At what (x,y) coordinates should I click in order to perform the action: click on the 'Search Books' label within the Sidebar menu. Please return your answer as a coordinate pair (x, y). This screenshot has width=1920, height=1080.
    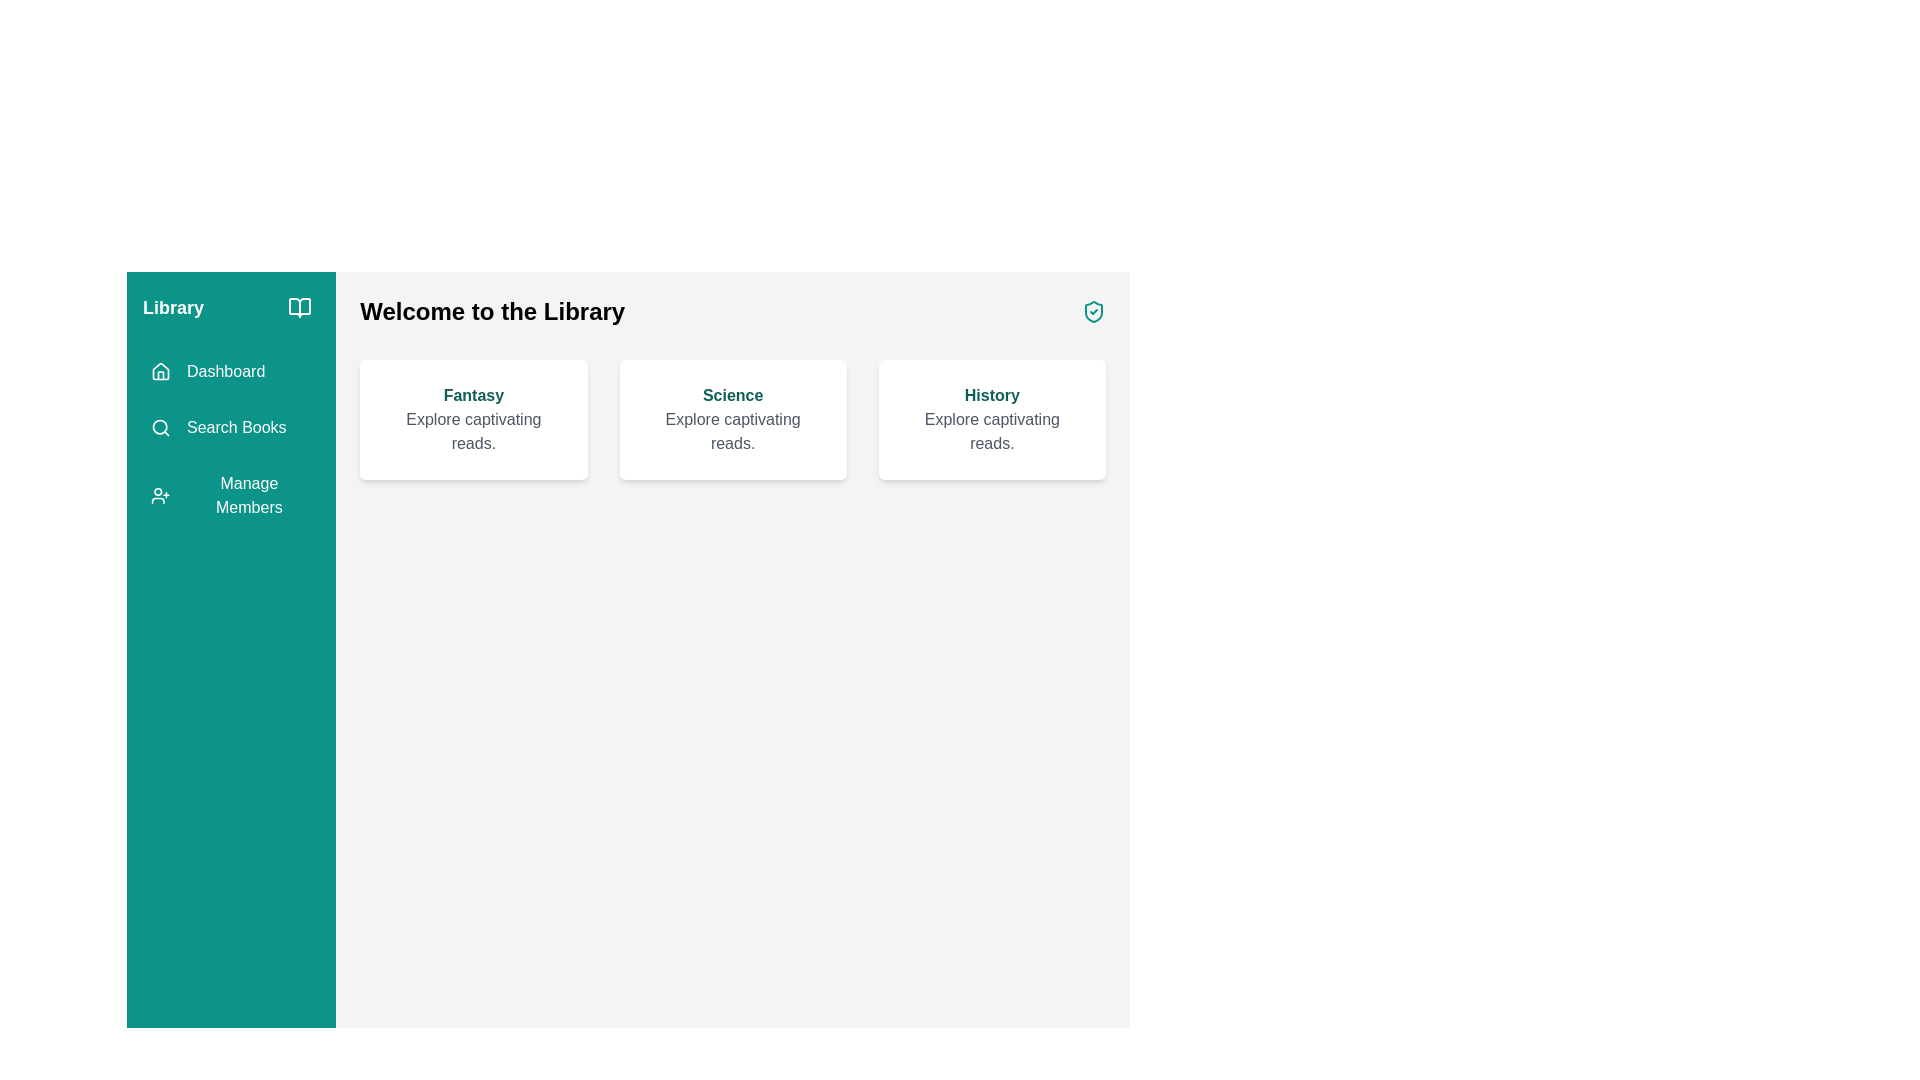
    Looking at the image, I should click on (231, 438).